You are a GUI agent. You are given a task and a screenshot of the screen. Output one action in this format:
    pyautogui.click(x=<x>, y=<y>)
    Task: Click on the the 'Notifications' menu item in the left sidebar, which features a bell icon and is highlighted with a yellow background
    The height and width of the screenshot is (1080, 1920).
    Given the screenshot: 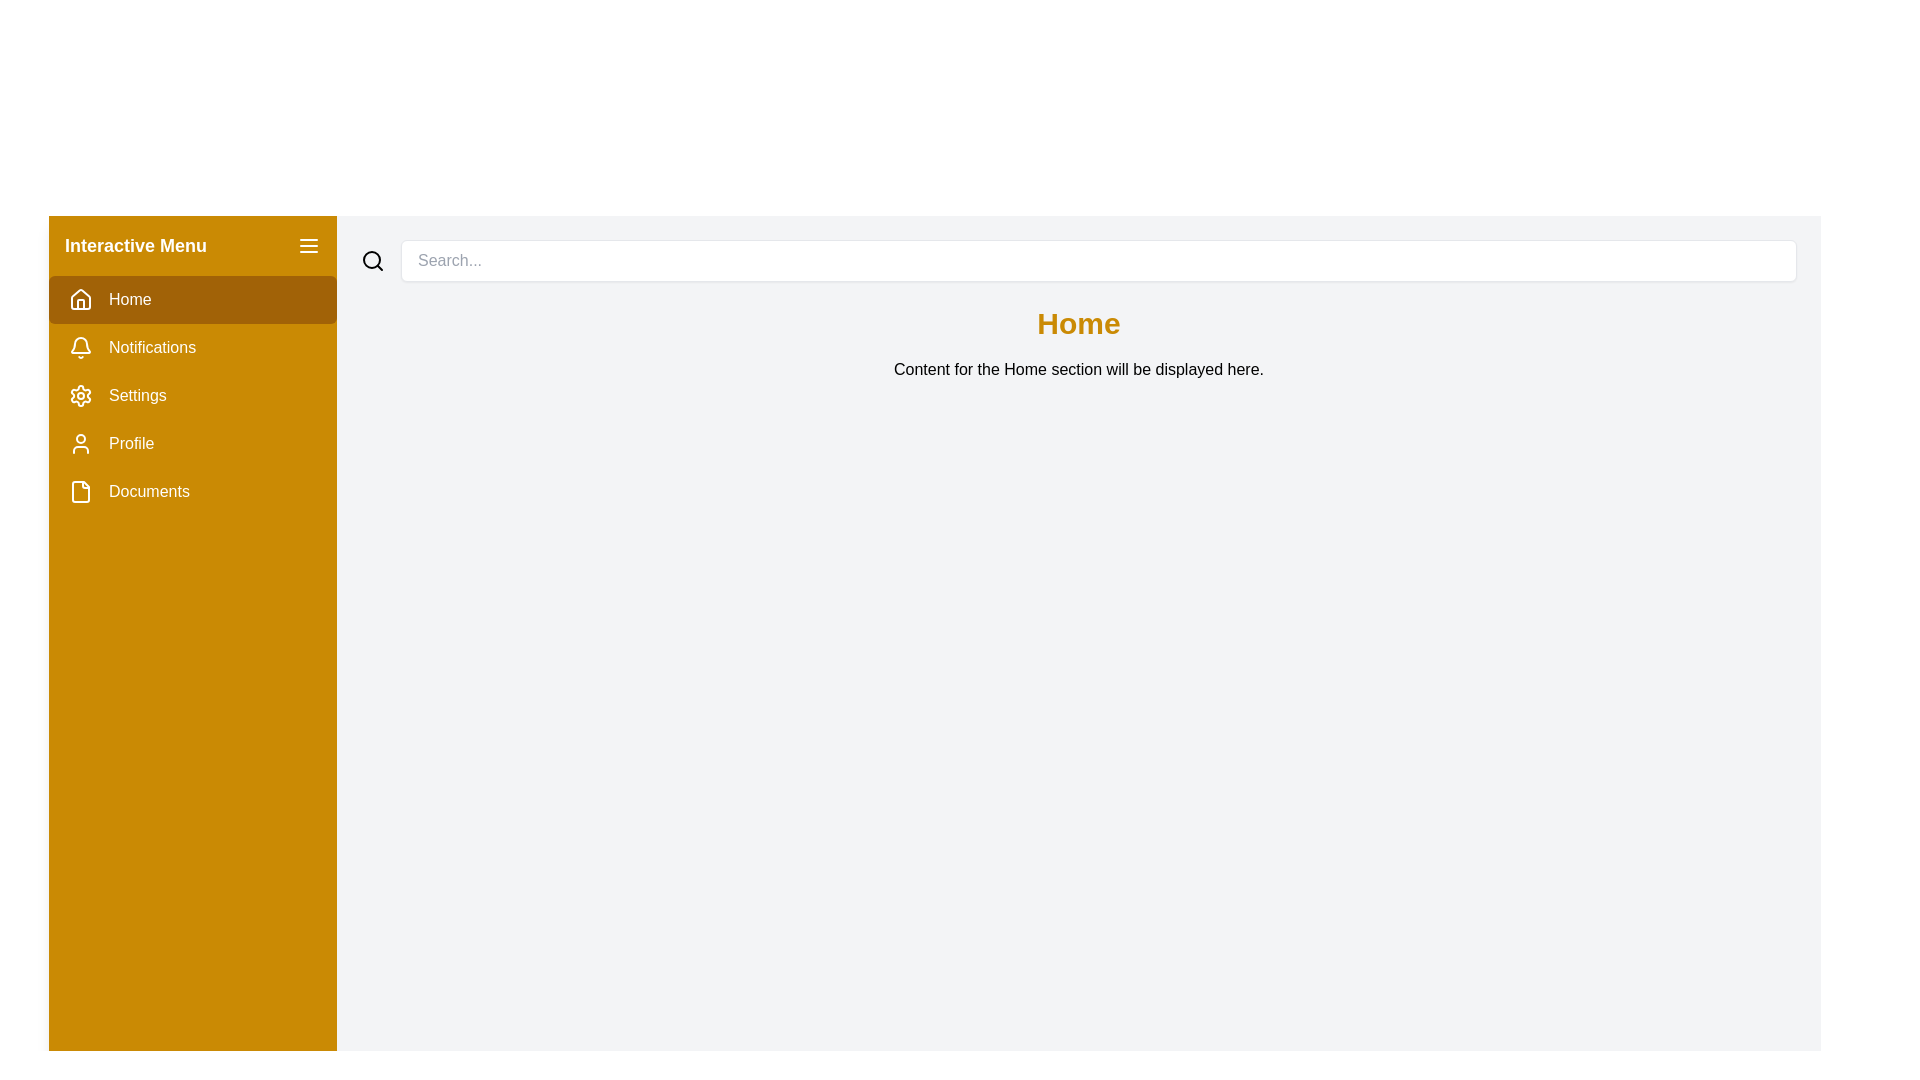 What is the action you would take?
    pyautogui.click(x=192, y=346)
    